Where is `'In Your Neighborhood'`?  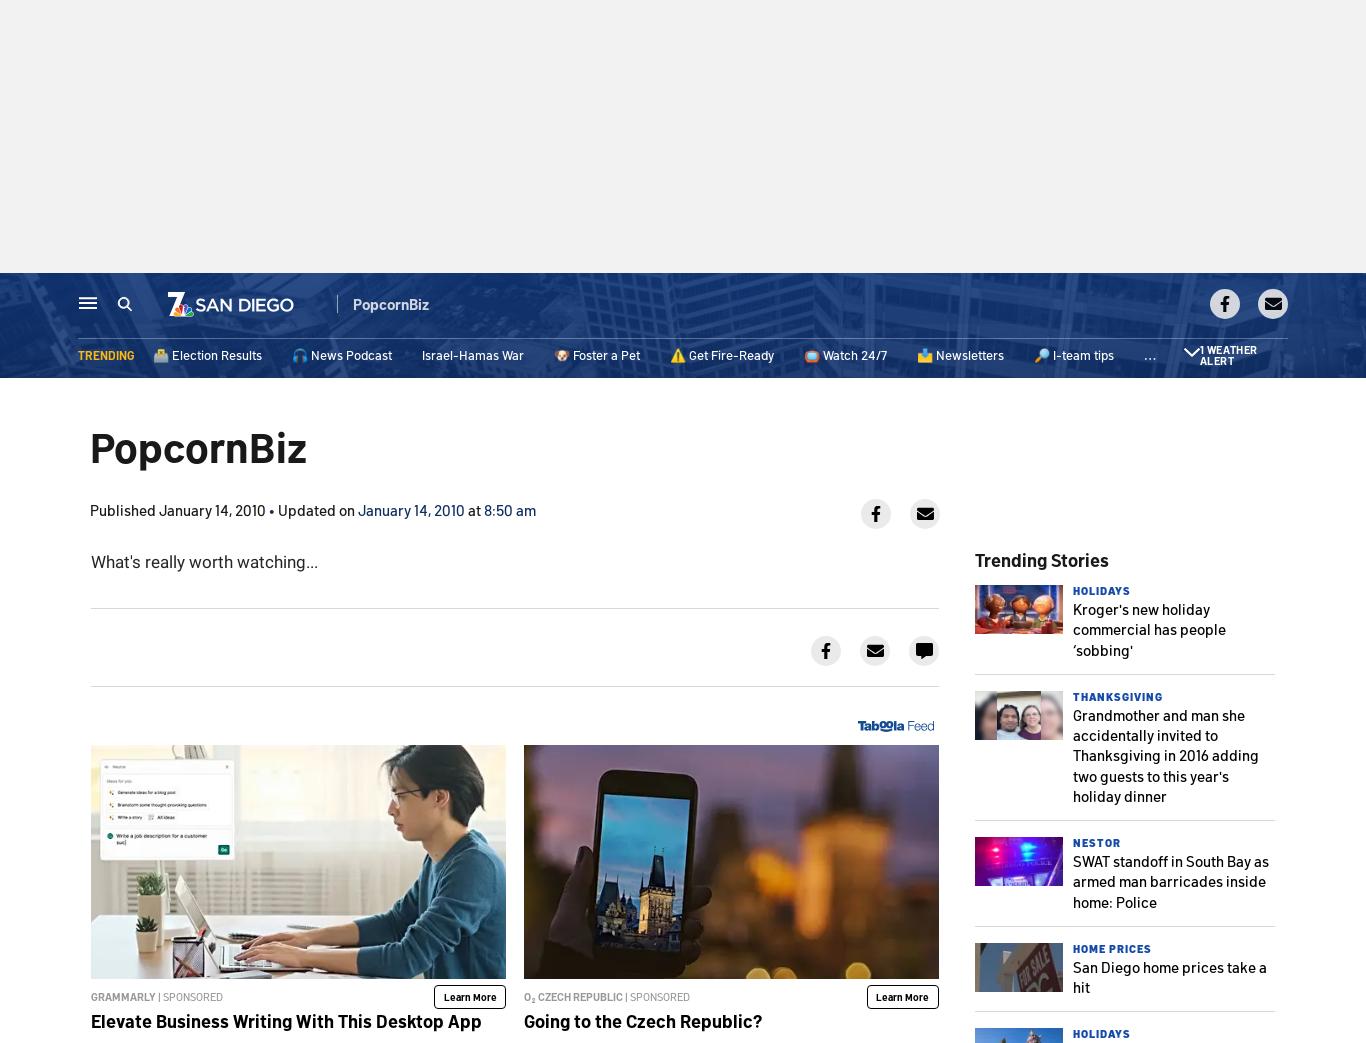
'In Your Neighborhood' is located at coordinates (856, 306).